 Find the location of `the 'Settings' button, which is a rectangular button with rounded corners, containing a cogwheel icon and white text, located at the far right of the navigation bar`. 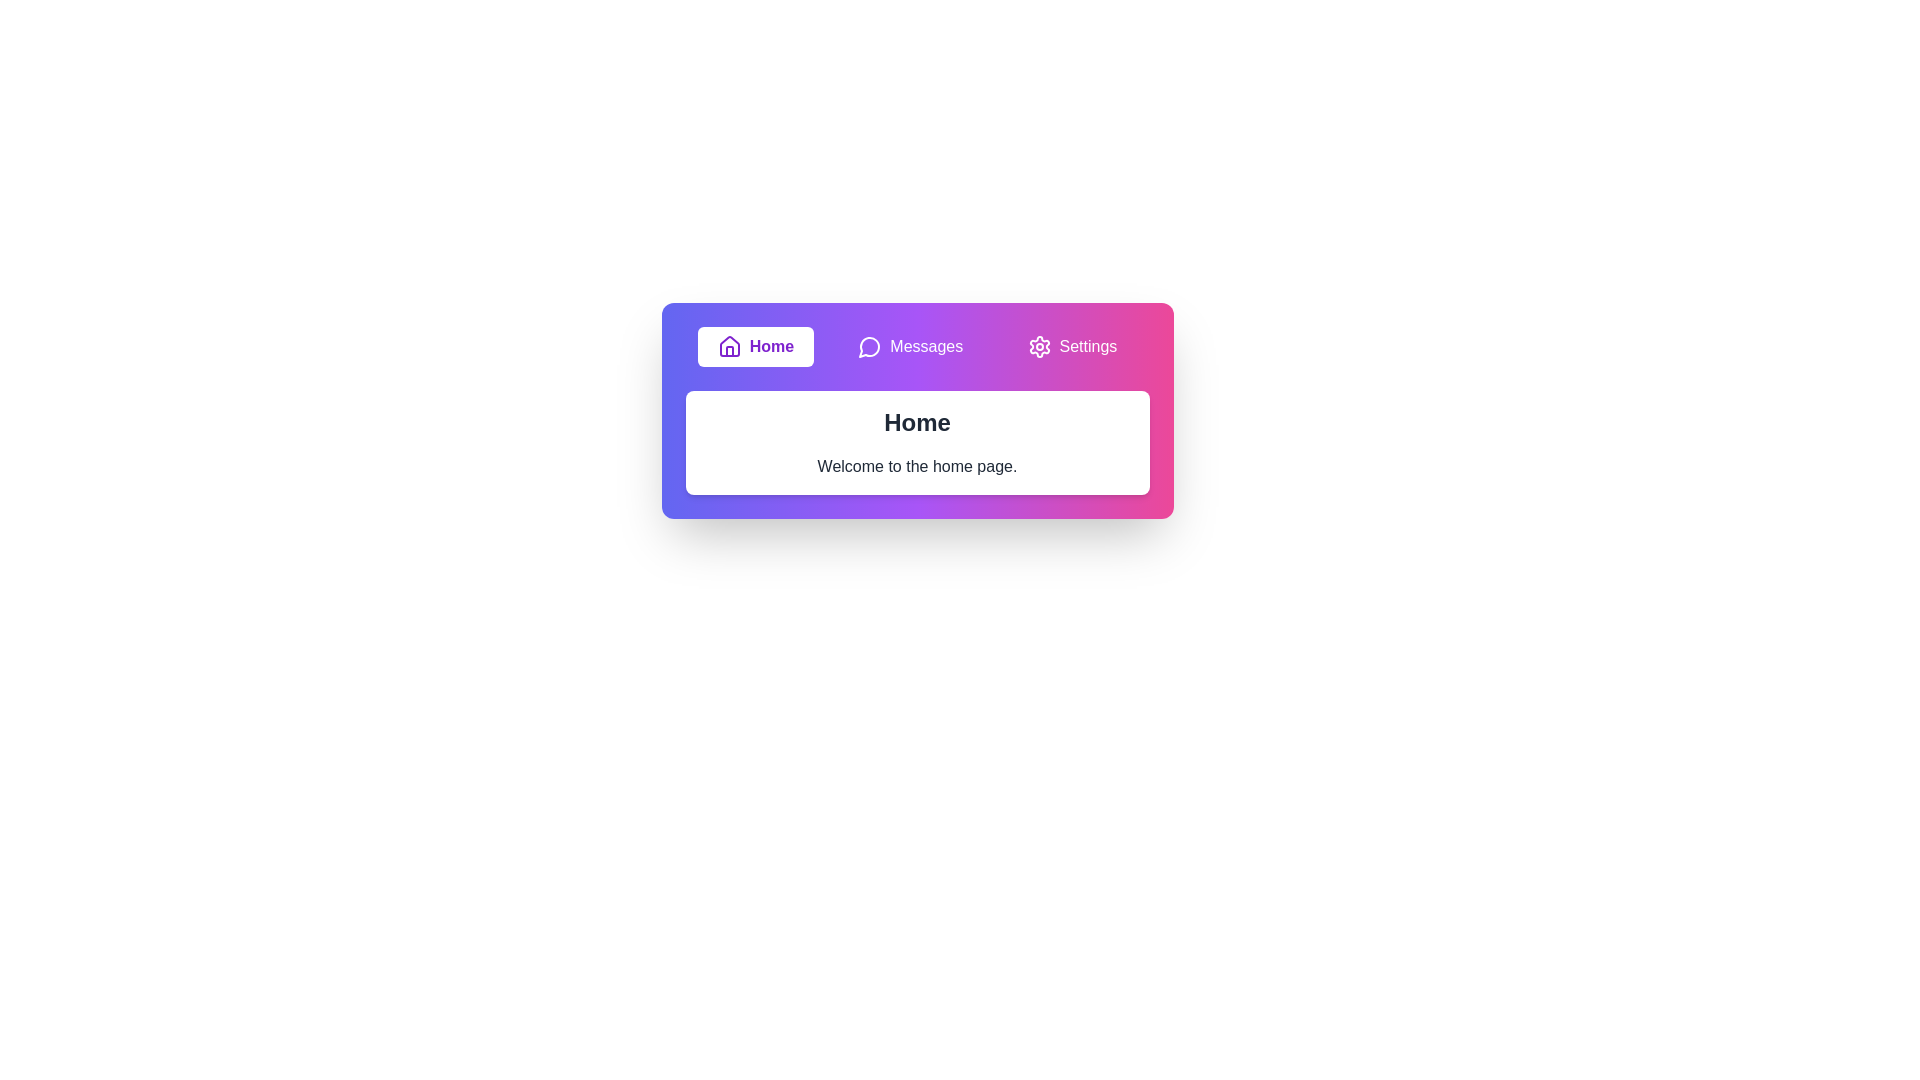

the 'Settings' button, which is a rectangular button with rounded corners, containing a cogwheel icon and white text, located at the far right of the navigation bar is located at coordinates (1070, 346).